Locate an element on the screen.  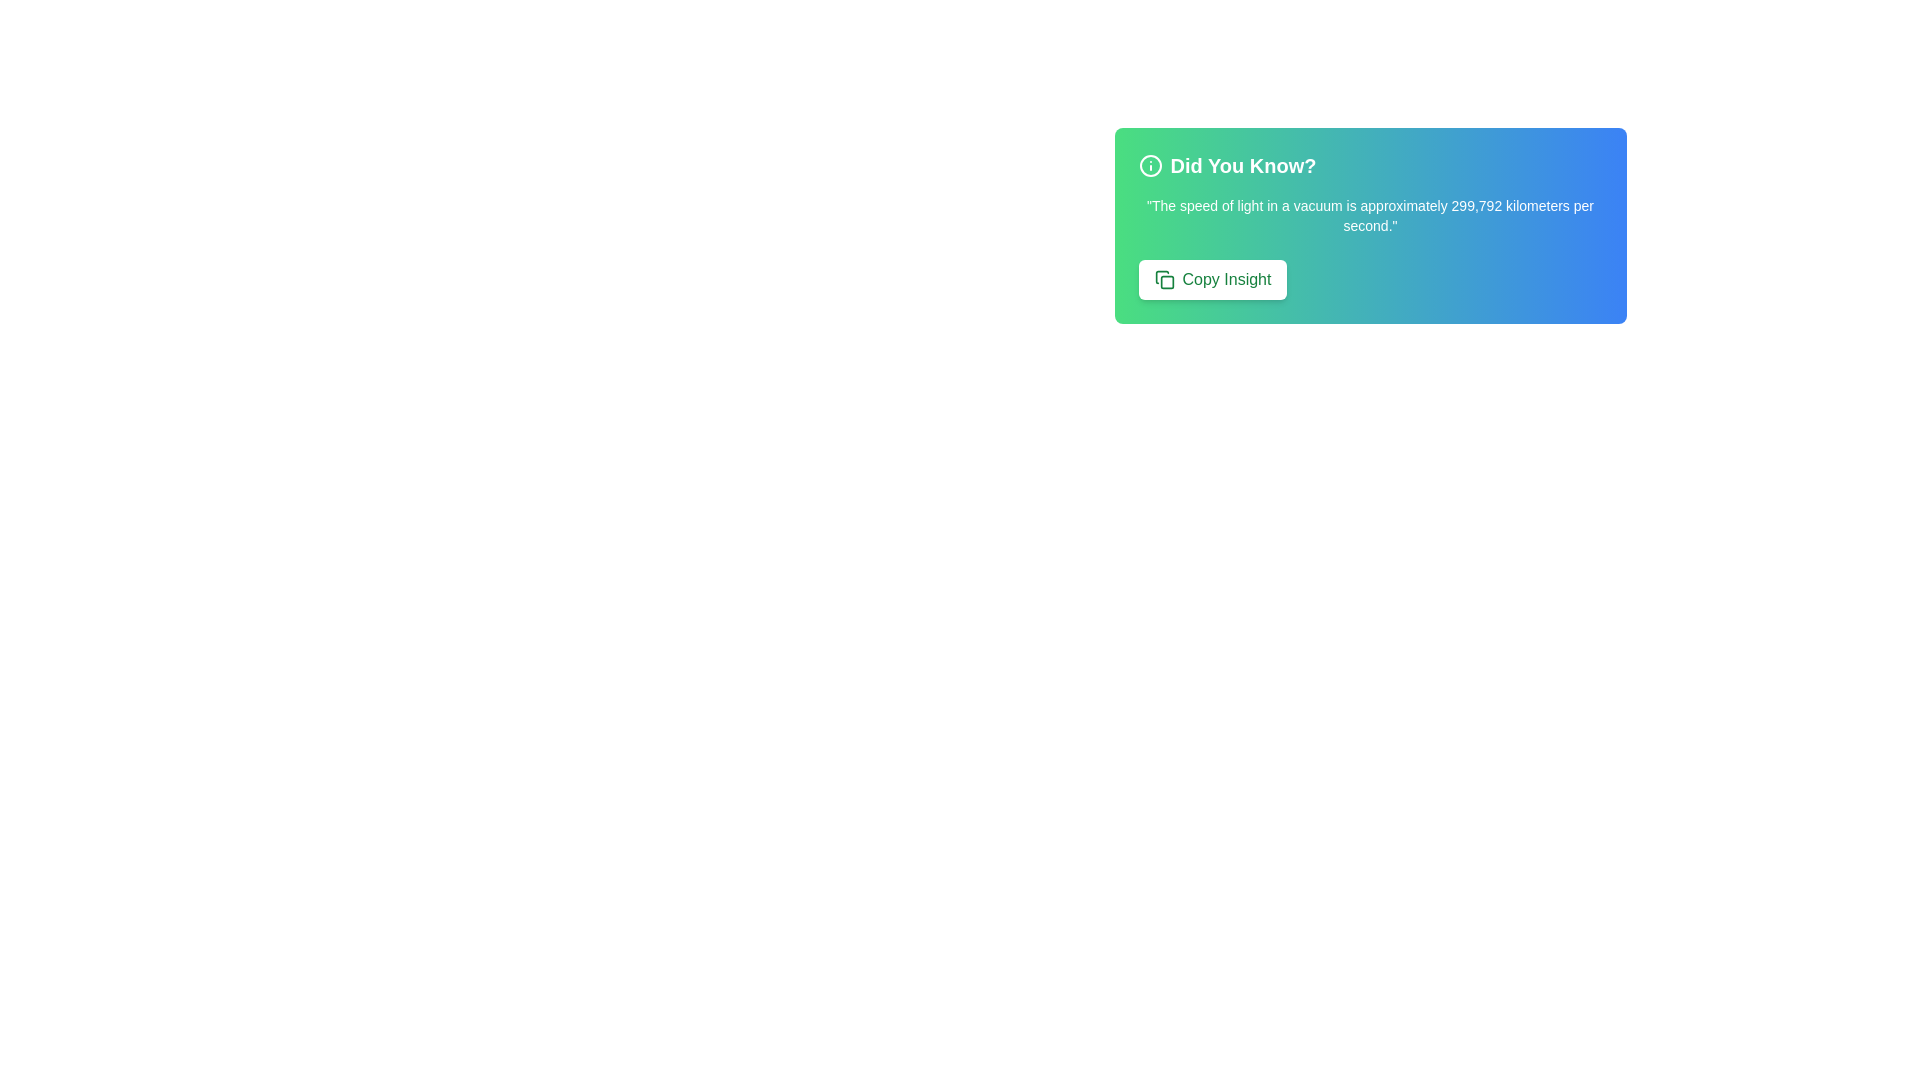
the static text displaying the phrase 'The speed of light in a vacuum is approximately 299,792 kilometers per second.' which is styled with white text and located between 'Did You Know?' and 'Copy Insight' button is located at coordinates (1369, 216).